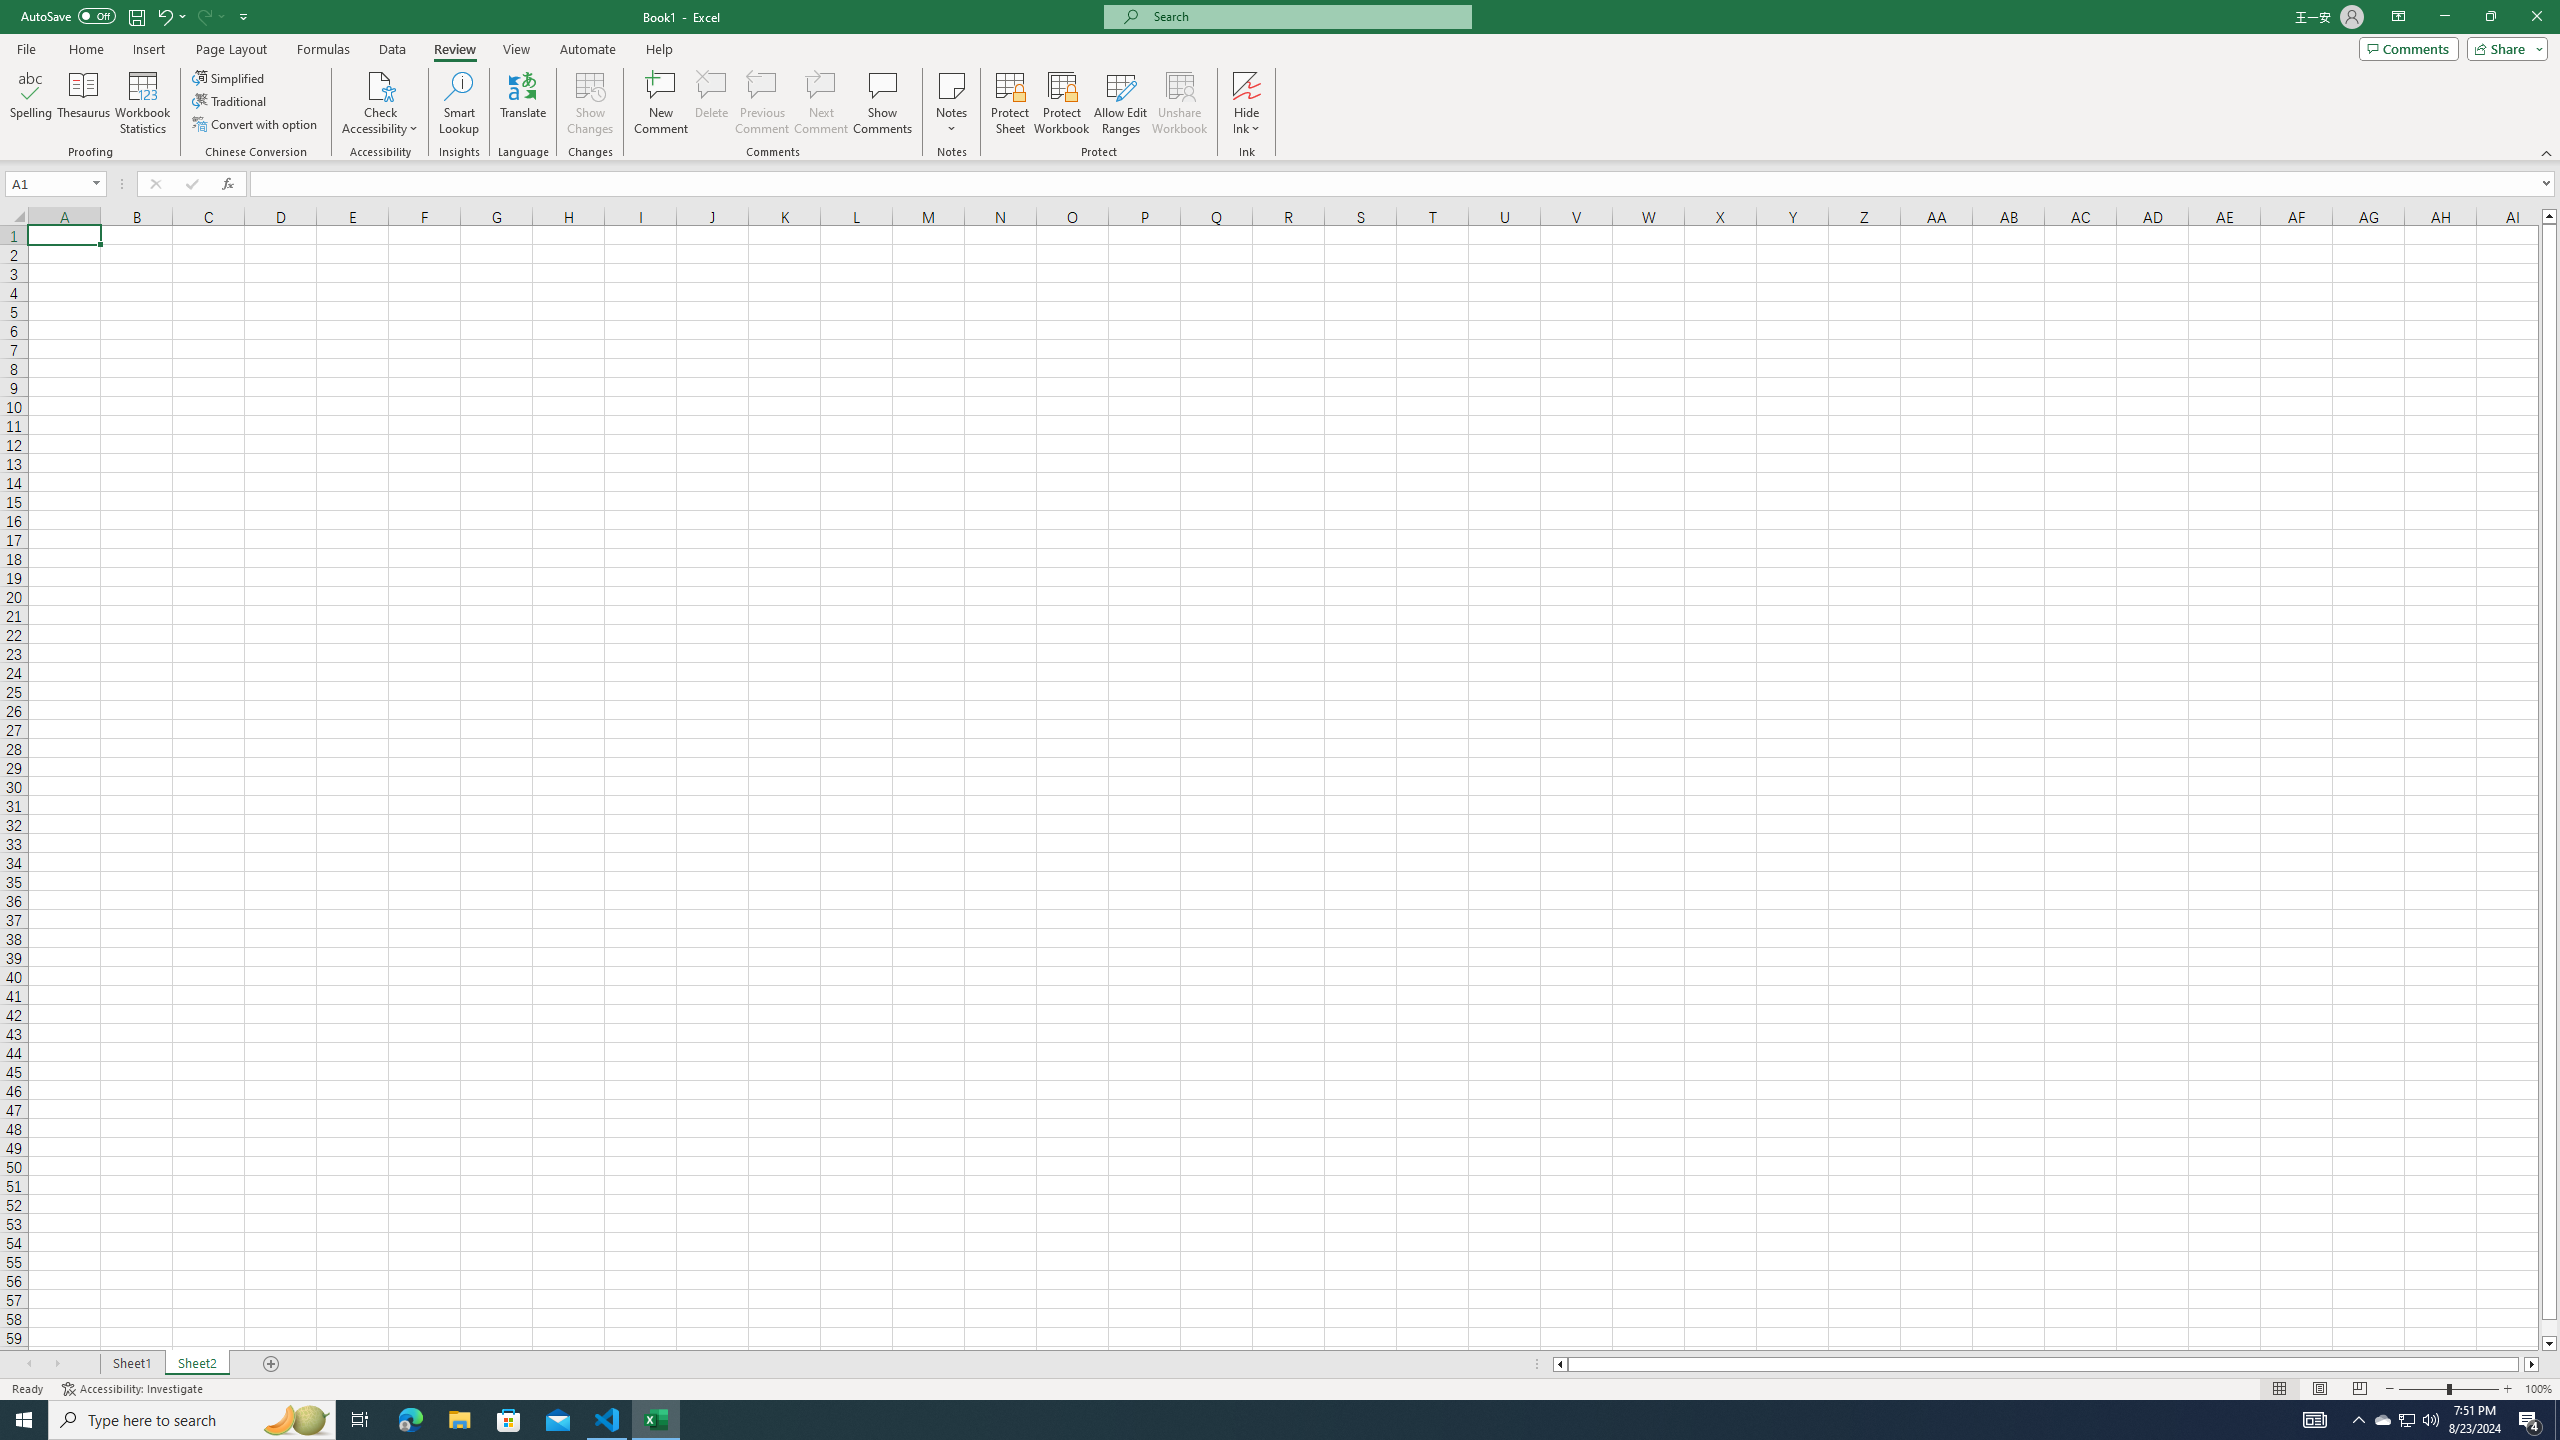  Describe the element at coordinates (522, 103) in the screenshot. I see `'Translate'` at that location.